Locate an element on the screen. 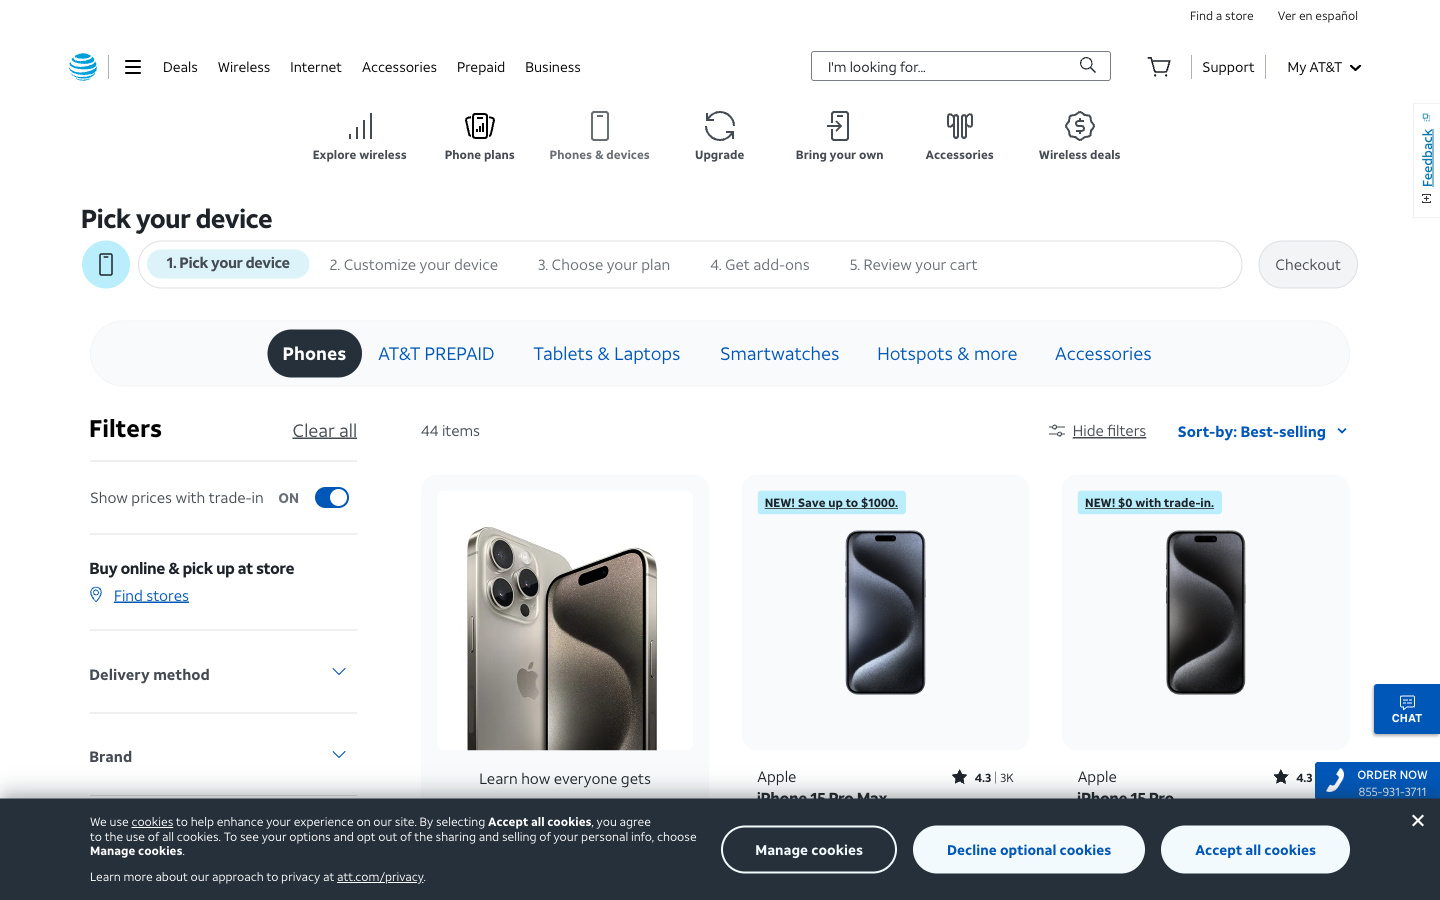 The image size is (1440, 900). From My-AT&T dropdown, choose the very first selection is located at coordinates (1322, 65).